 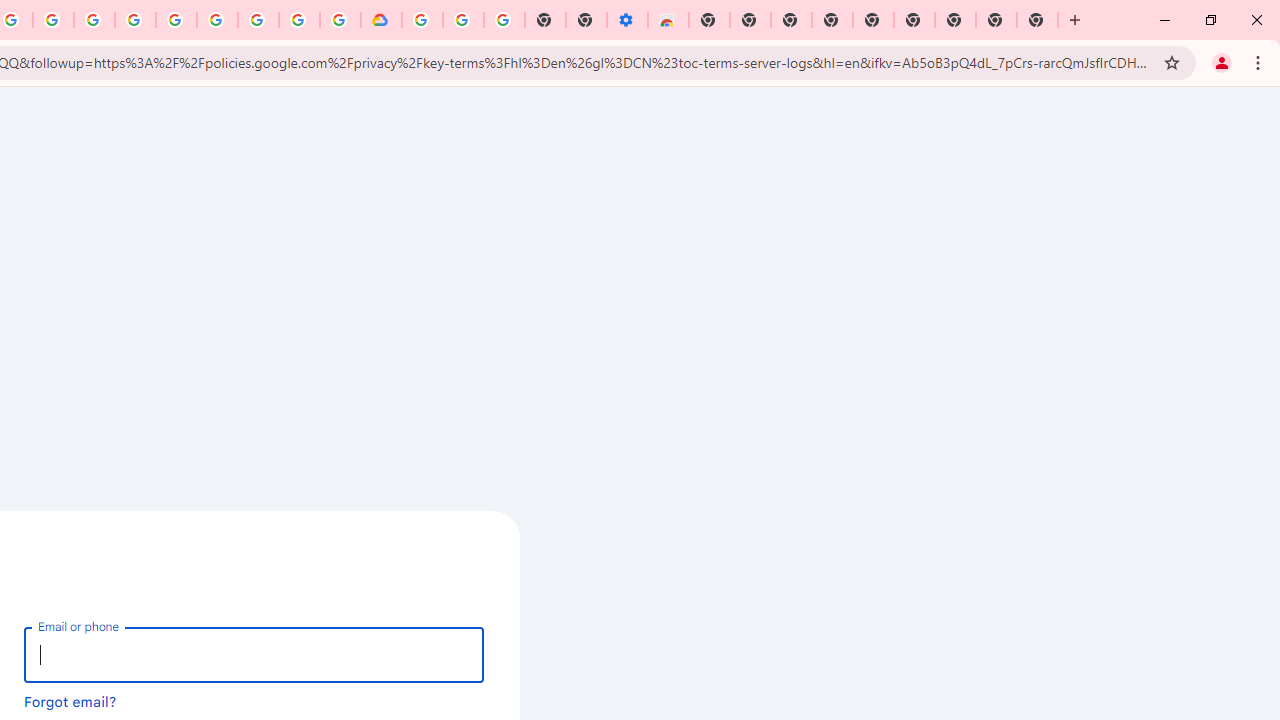 I want to click on 'New Tab', so click(x=1038, y=20).